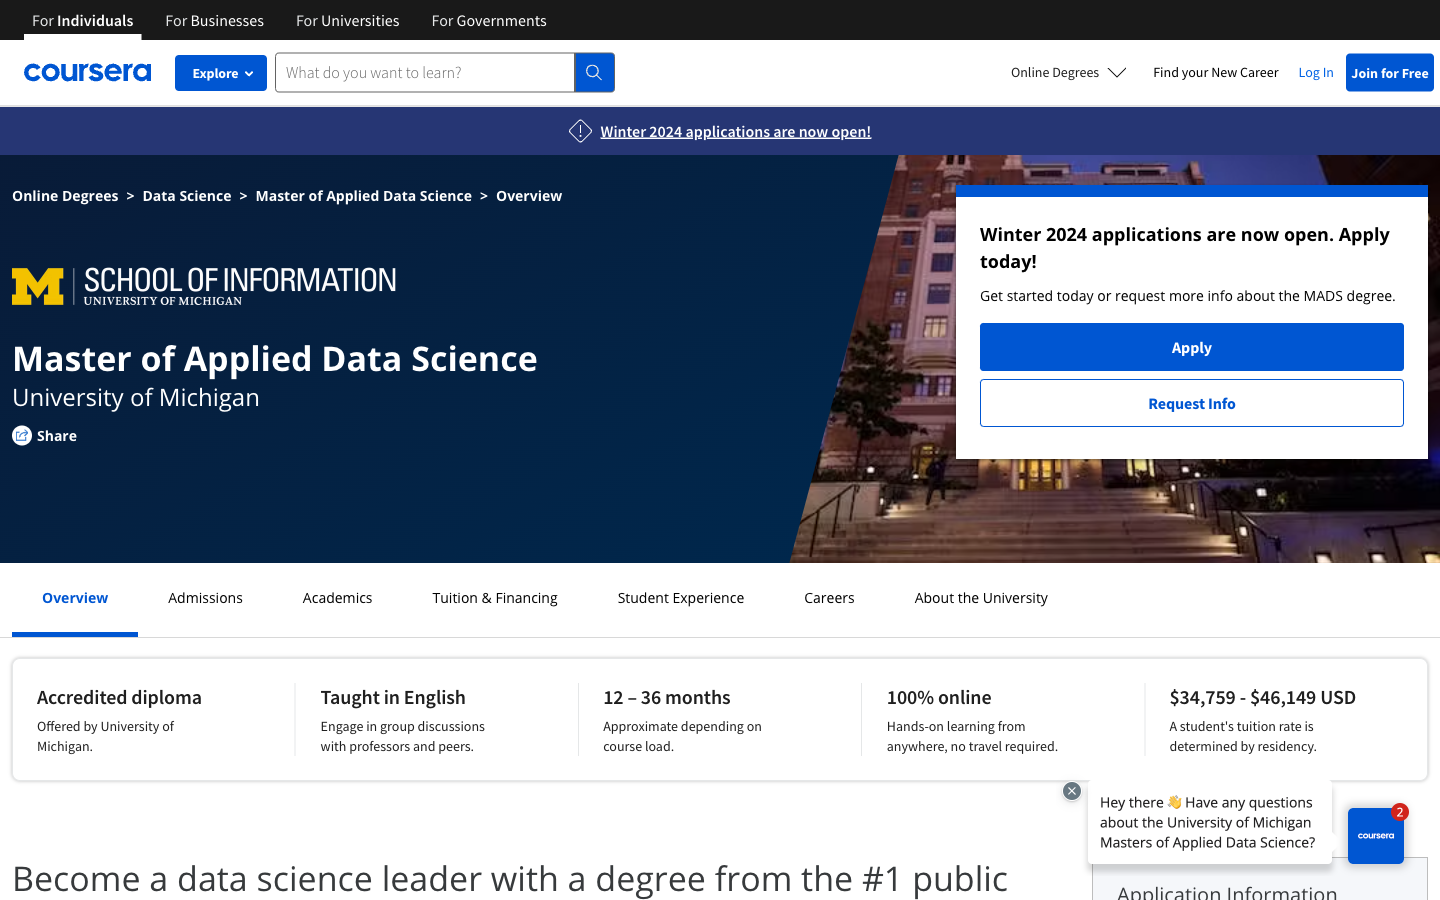 This screenshot has height=900, width=1440. I want to click on View the Application section for Winter 2024, so click(734, 131).